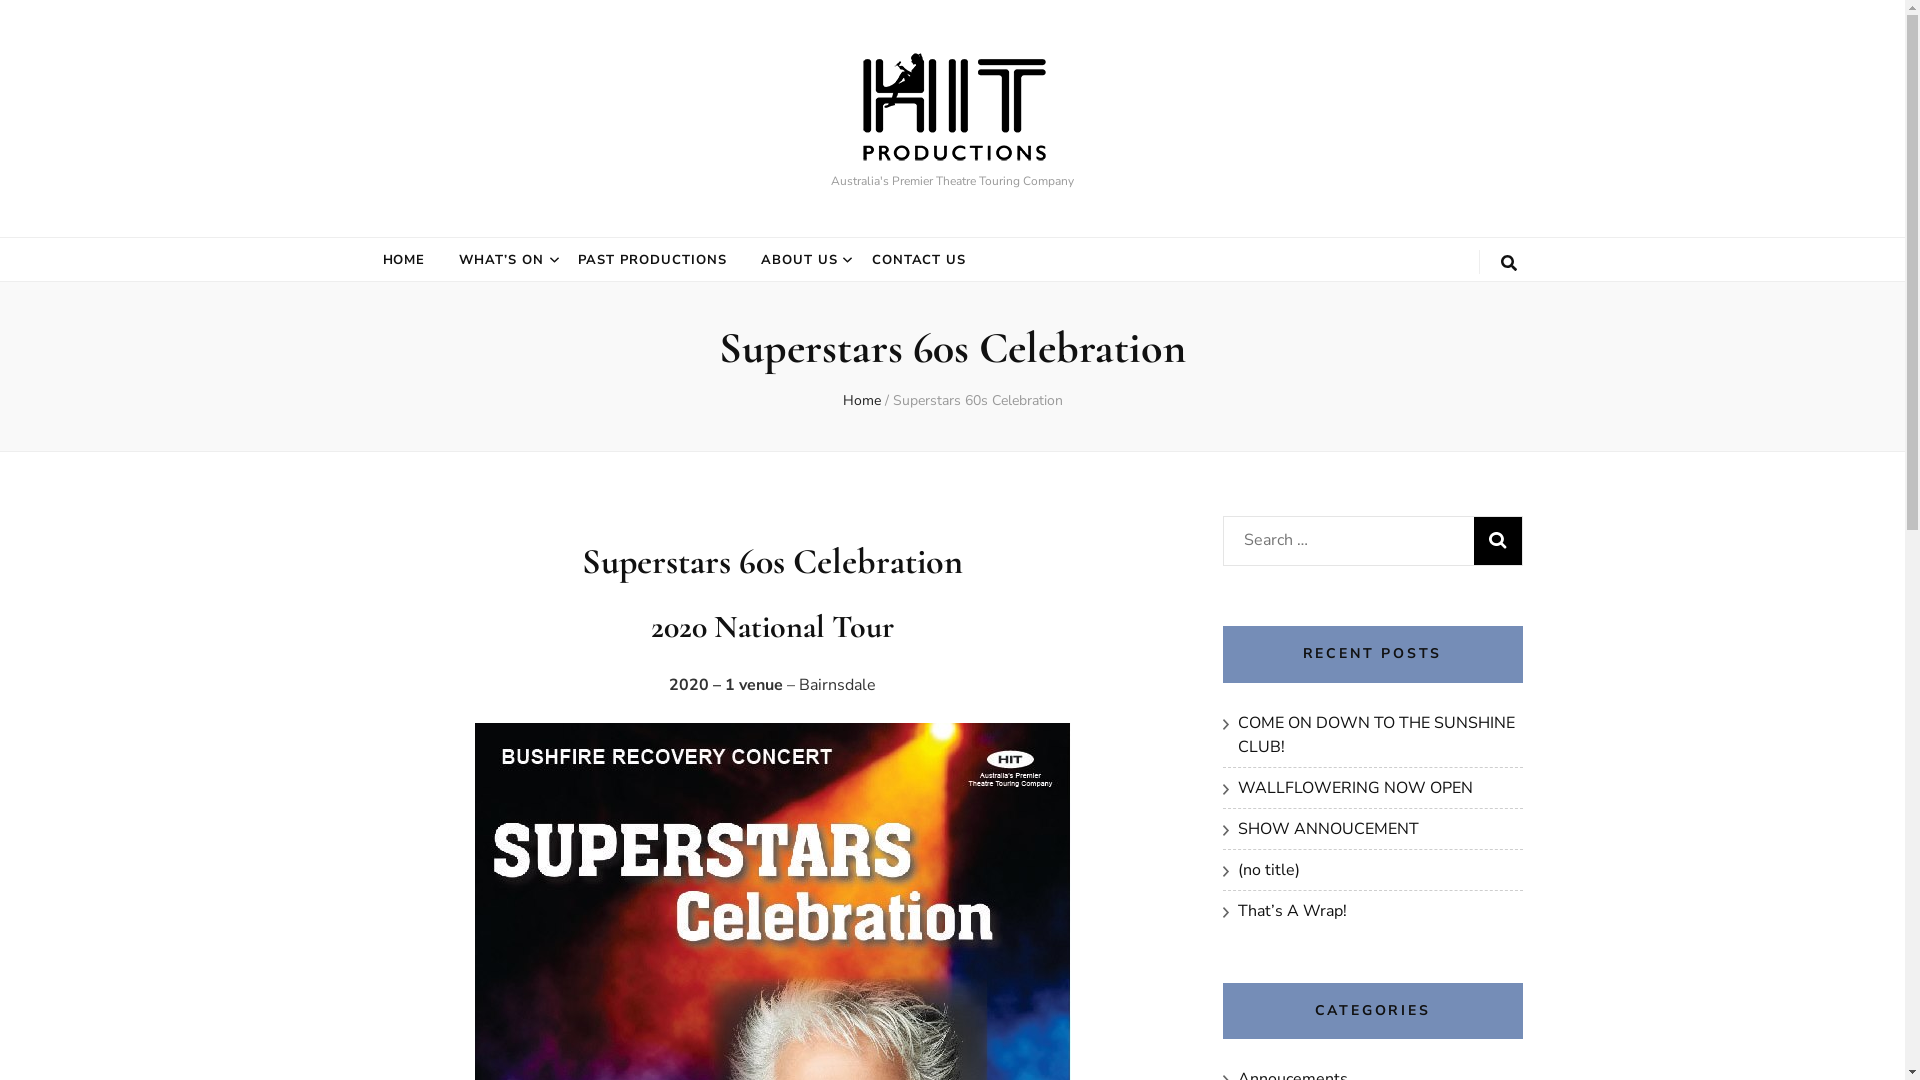  What do you see at coordinates (576, 258) in the screenshot?
I see `'PAST PRODUCTIONS'` at bounding box center [576, 258].